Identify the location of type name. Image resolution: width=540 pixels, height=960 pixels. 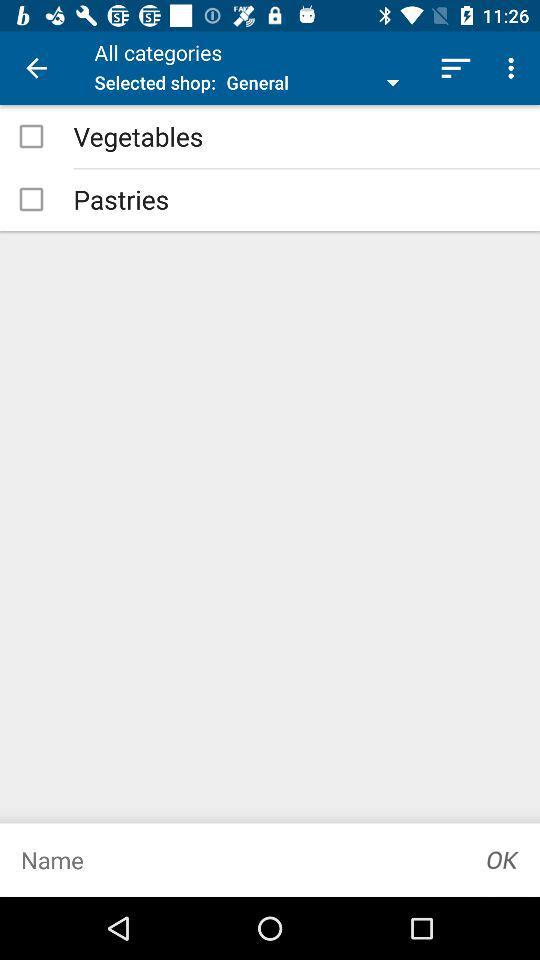
(232, 859).